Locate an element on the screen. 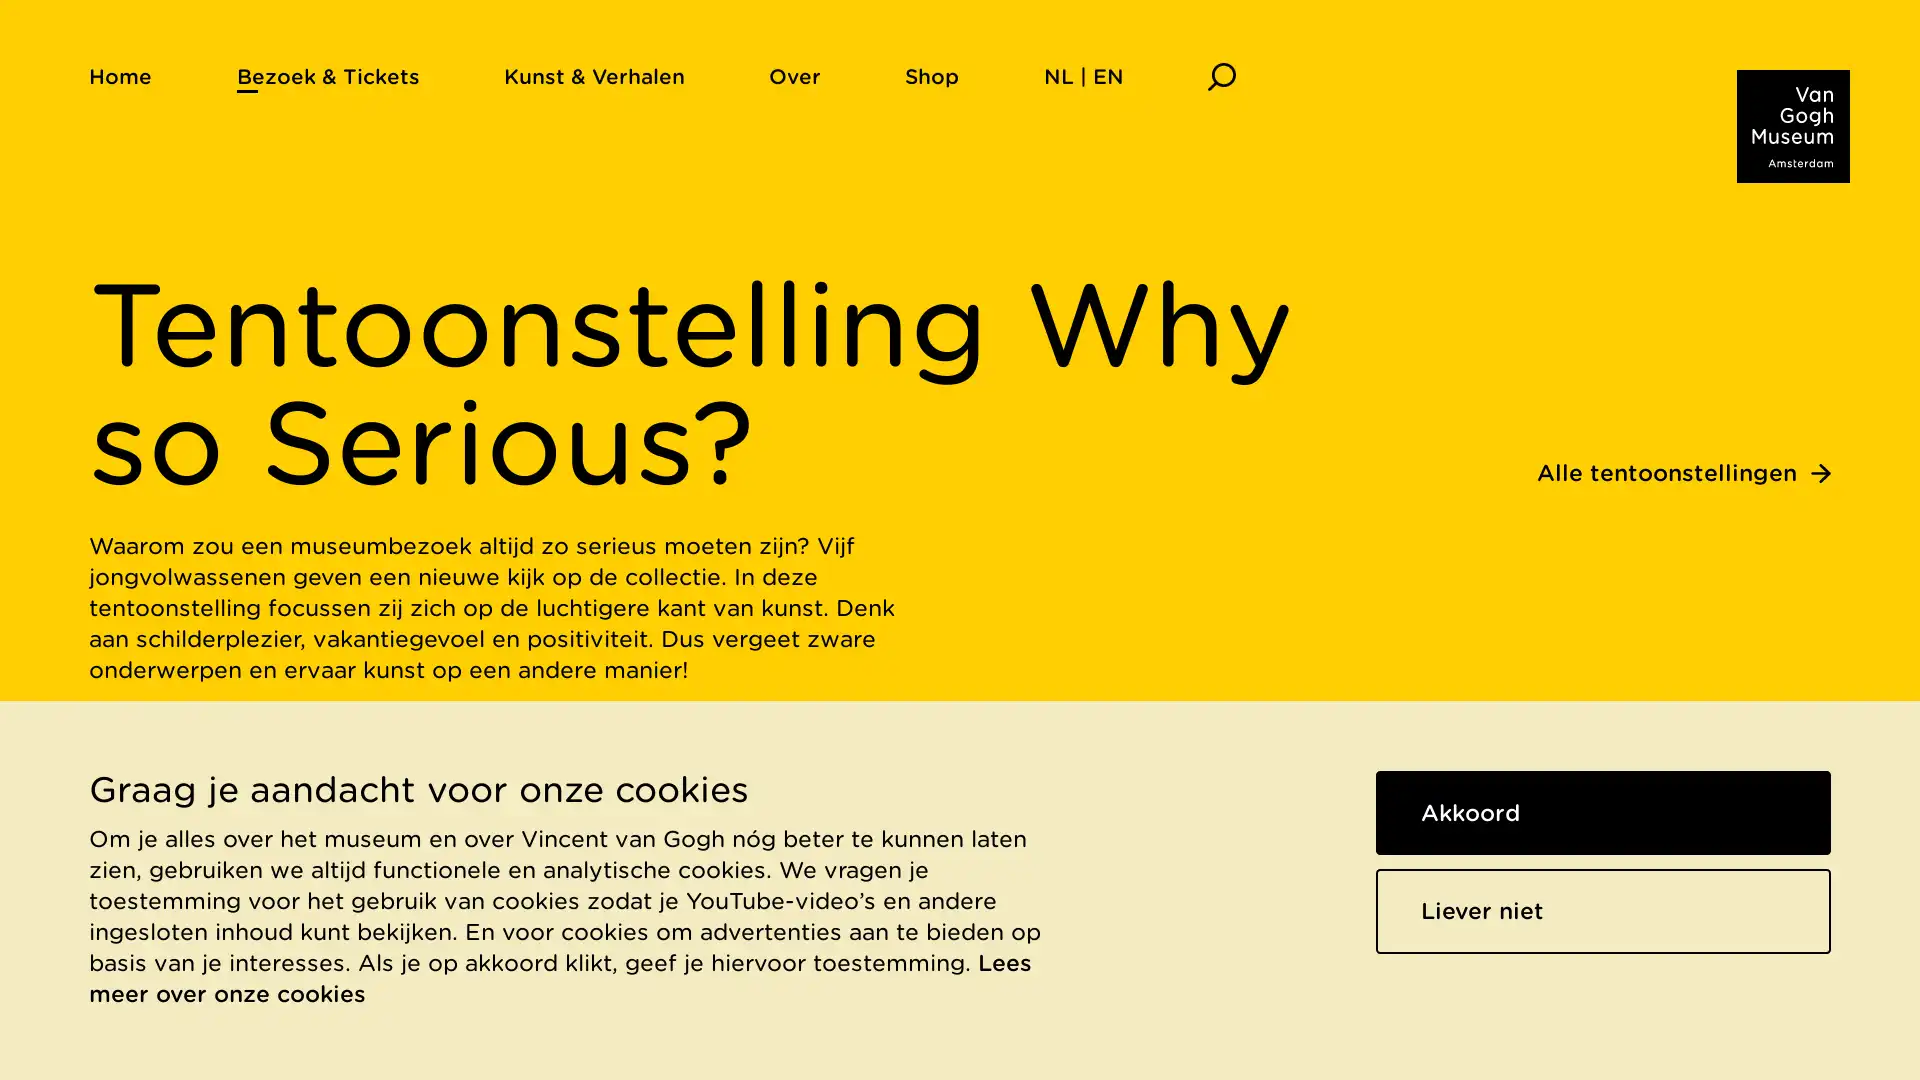  Liever niet is located at coordinates (1603, 910).